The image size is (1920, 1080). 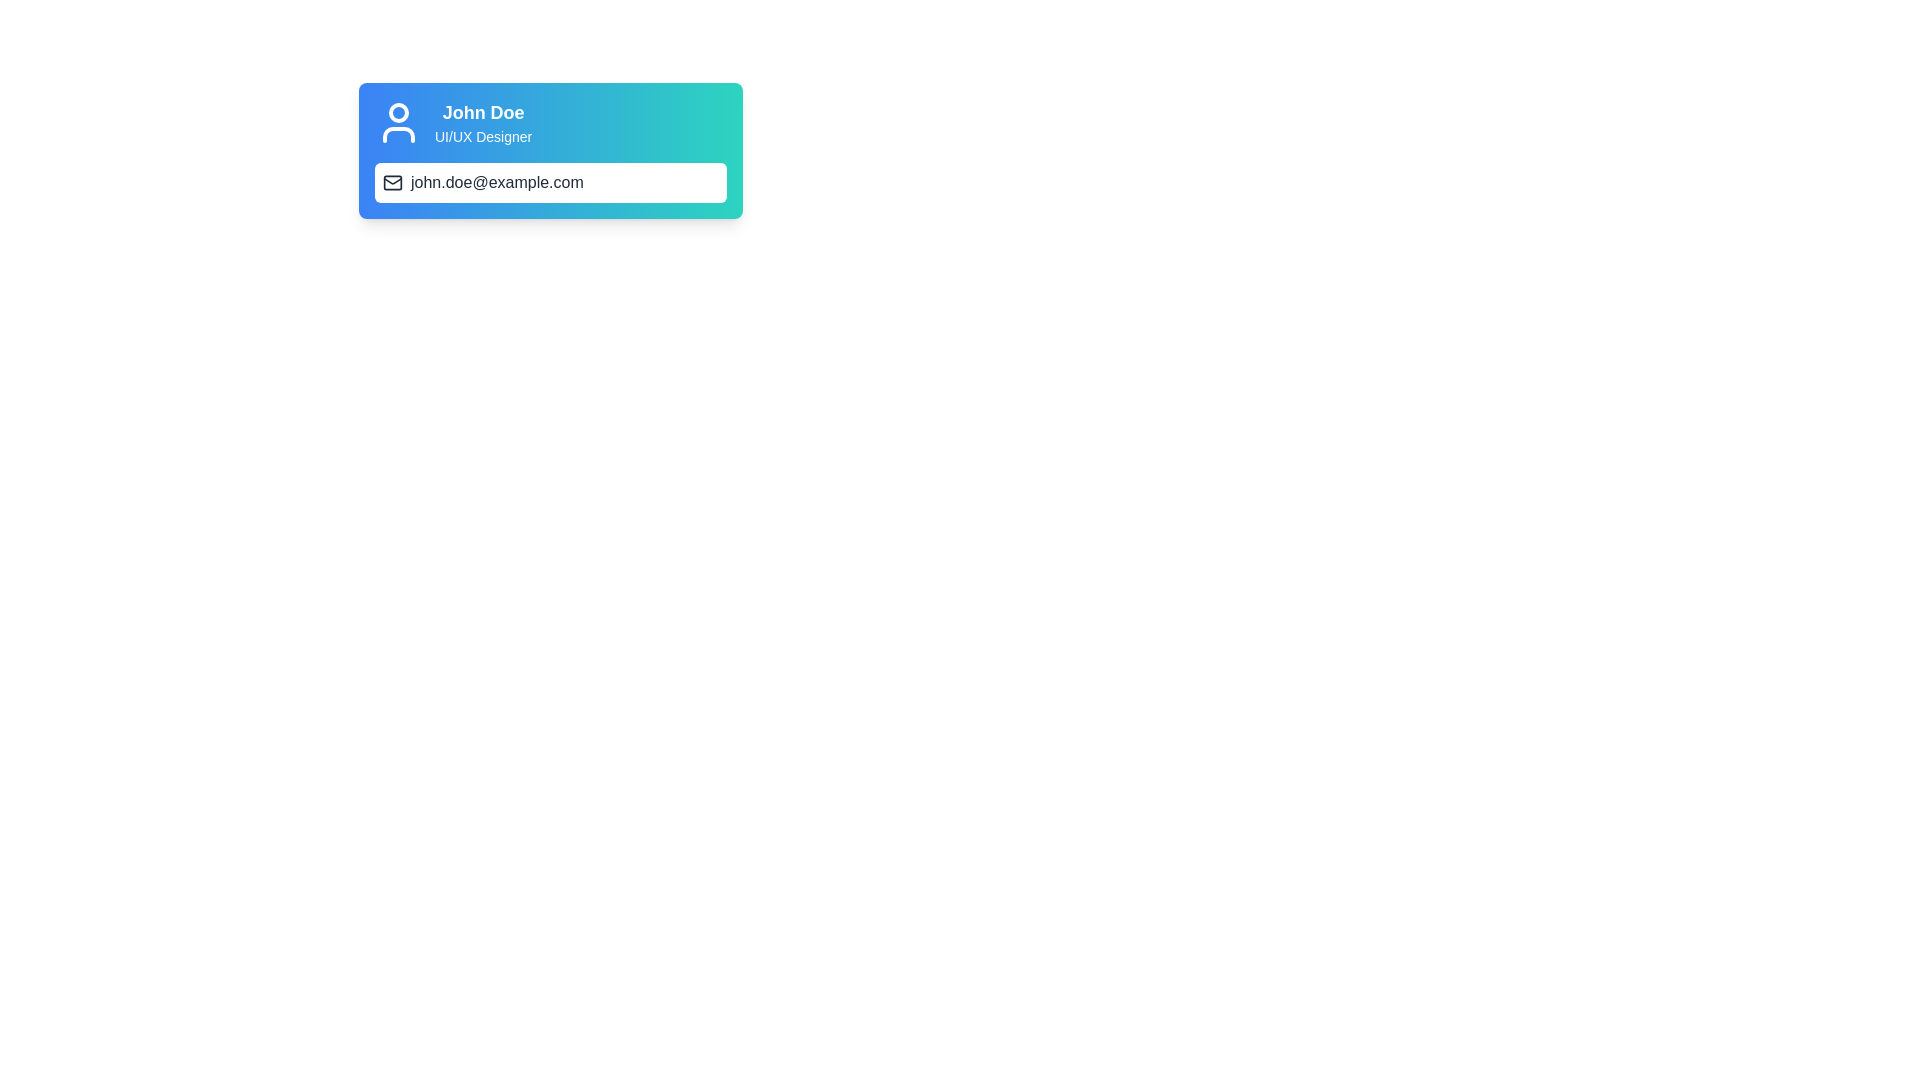 I want to click on the SVG circle graphical element that represents the top portion of the user's face within the user icon in the top left corner of the user panel, so click(x=398, y=112).